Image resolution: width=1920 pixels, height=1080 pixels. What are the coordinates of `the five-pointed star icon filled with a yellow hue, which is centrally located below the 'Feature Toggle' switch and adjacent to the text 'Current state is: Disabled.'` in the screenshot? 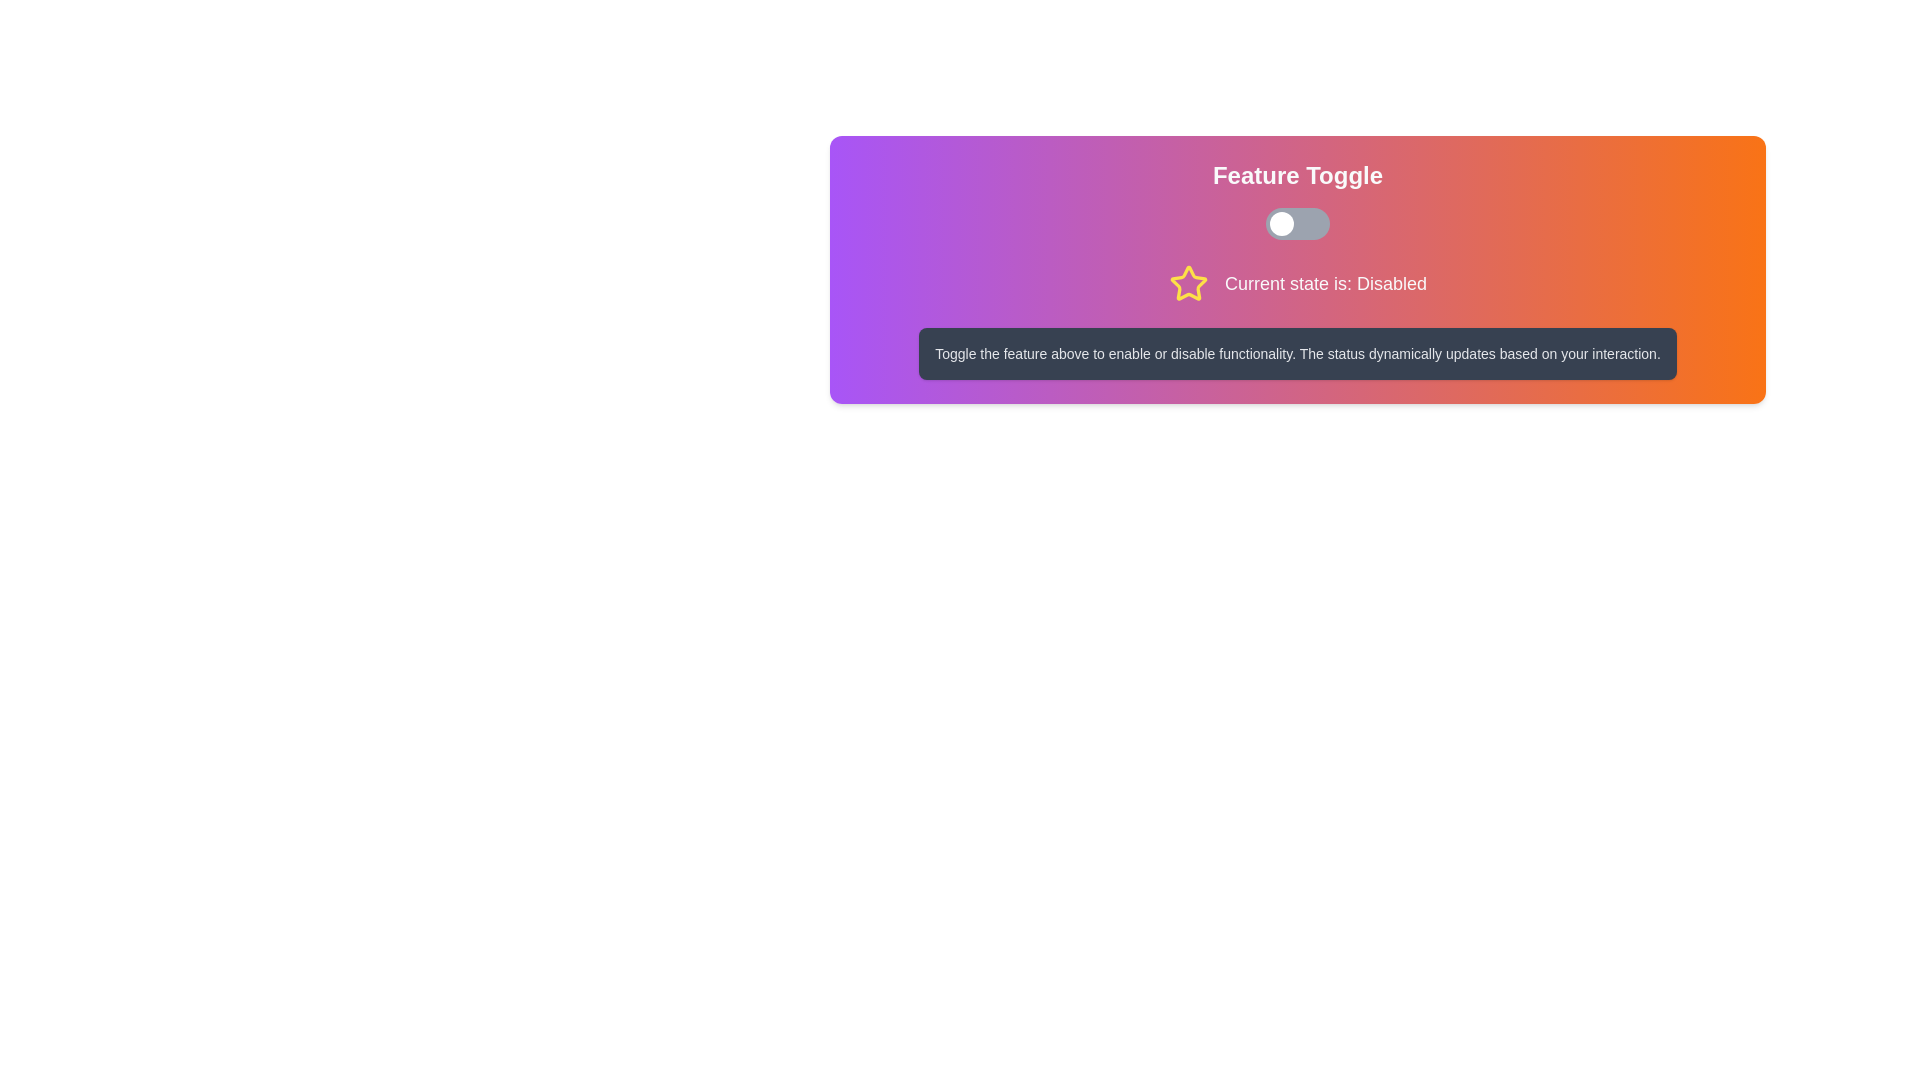 It's located at (1188, 283).